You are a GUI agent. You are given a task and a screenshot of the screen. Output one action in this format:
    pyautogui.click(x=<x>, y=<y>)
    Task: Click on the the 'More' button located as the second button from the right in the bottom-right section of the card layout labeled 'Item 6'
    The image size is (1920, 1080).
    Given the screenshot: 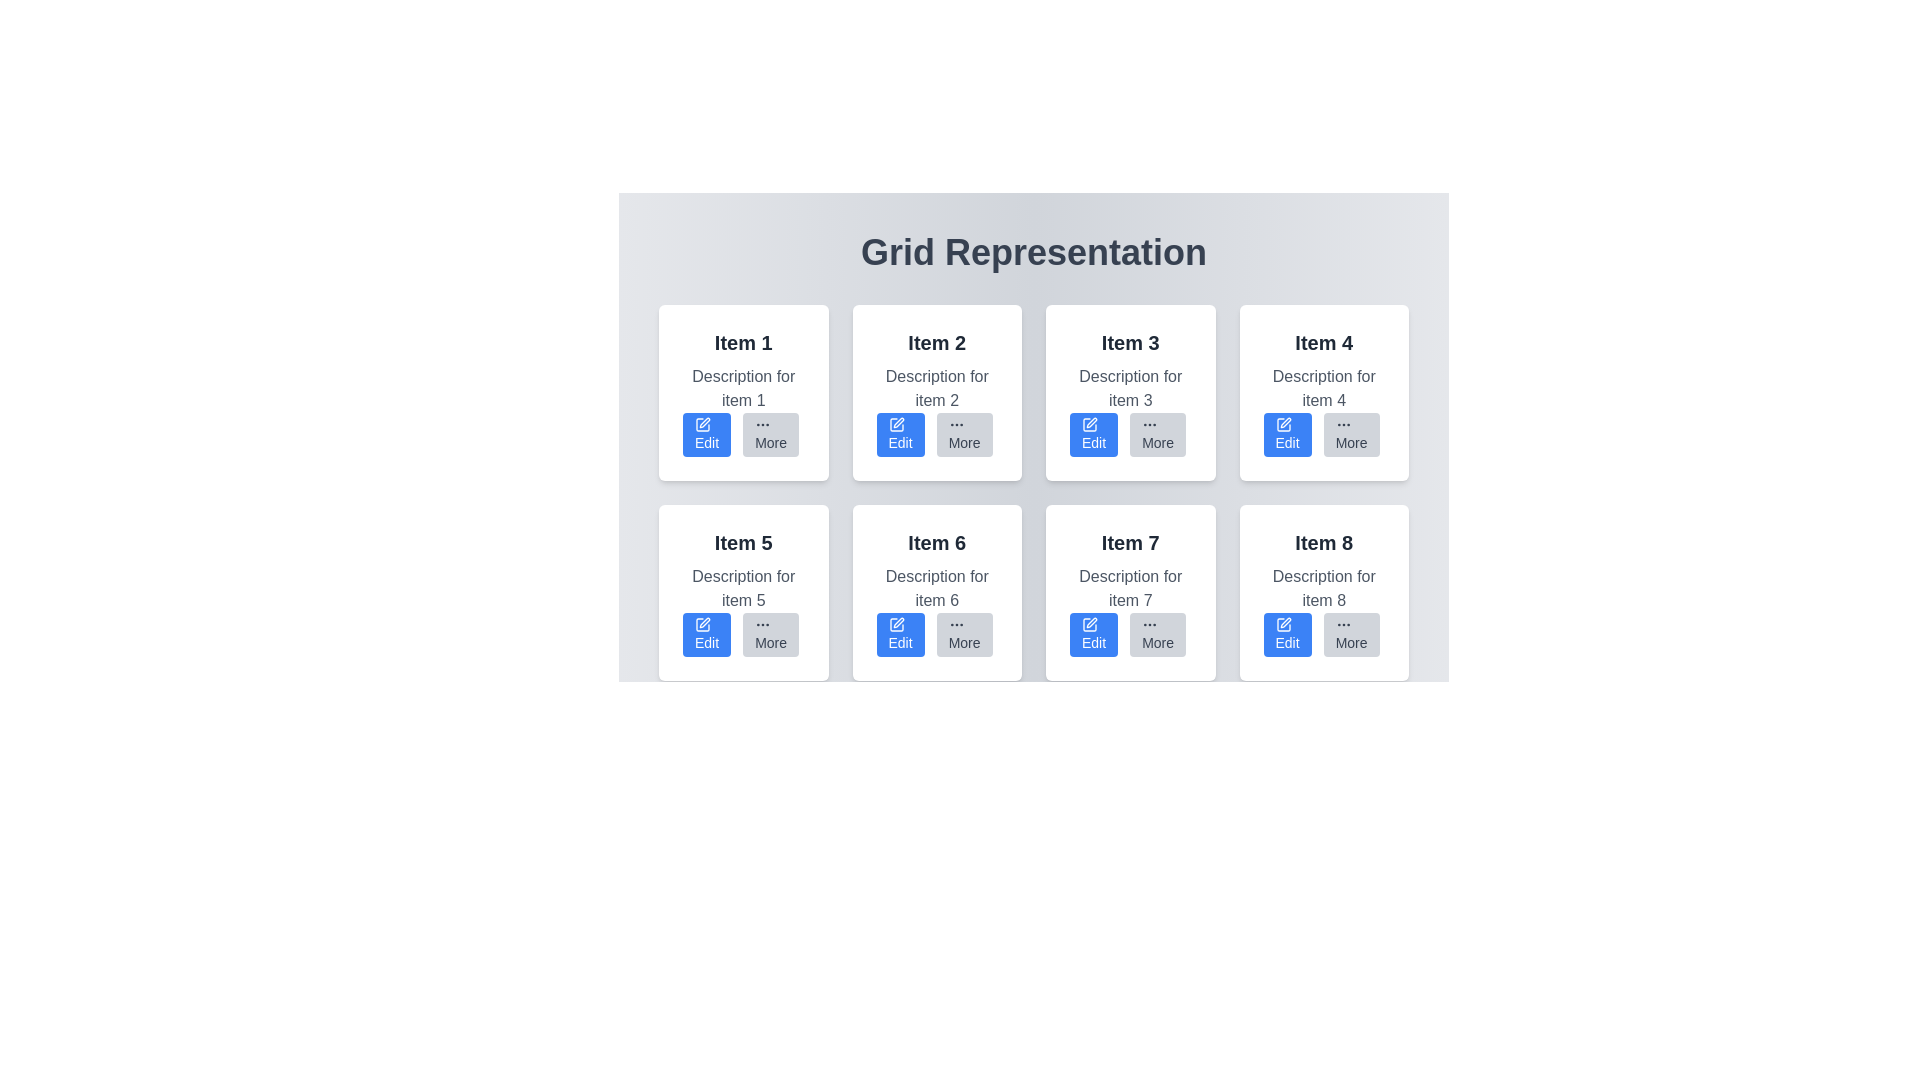 What is the action you would take?
    pyautogui.click(x=964, y=834)
    